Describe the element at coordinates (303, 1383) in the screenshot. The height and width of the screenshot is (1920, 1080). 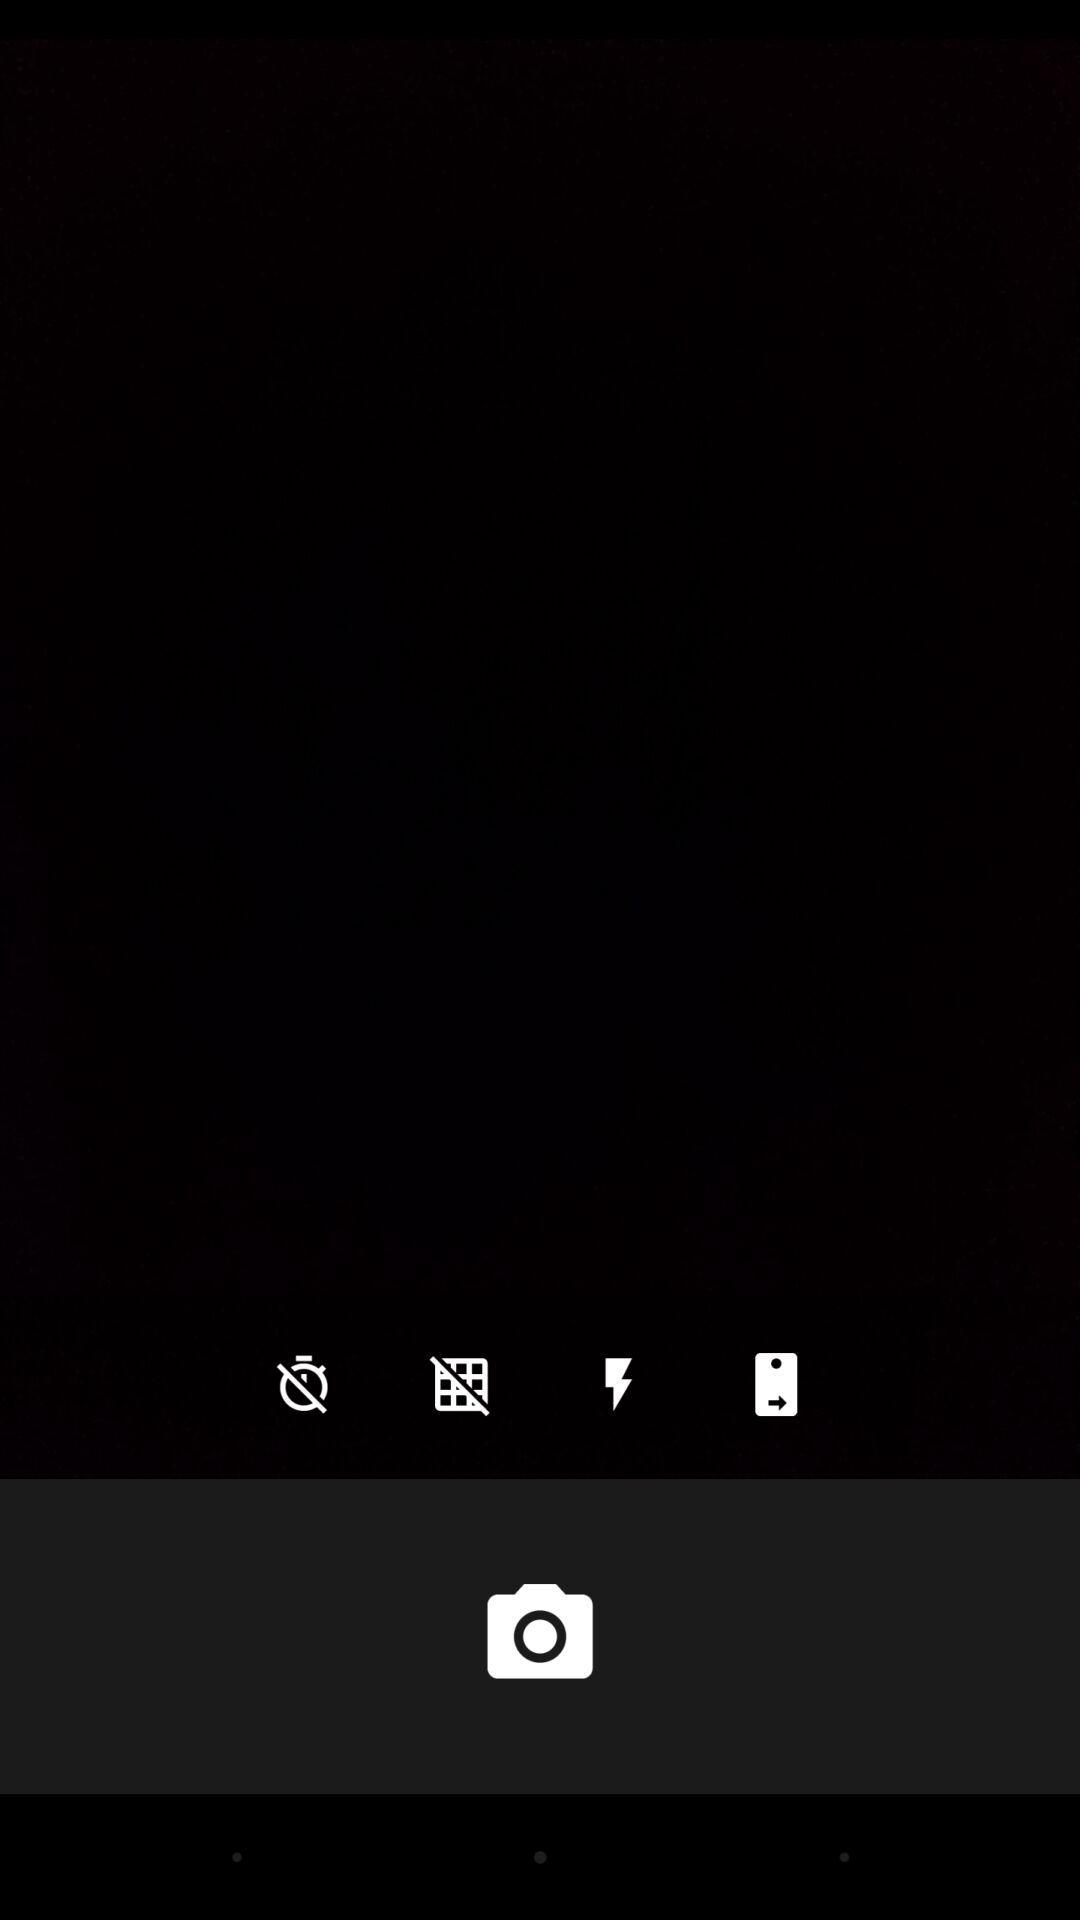
I see `the time icon` at that location.